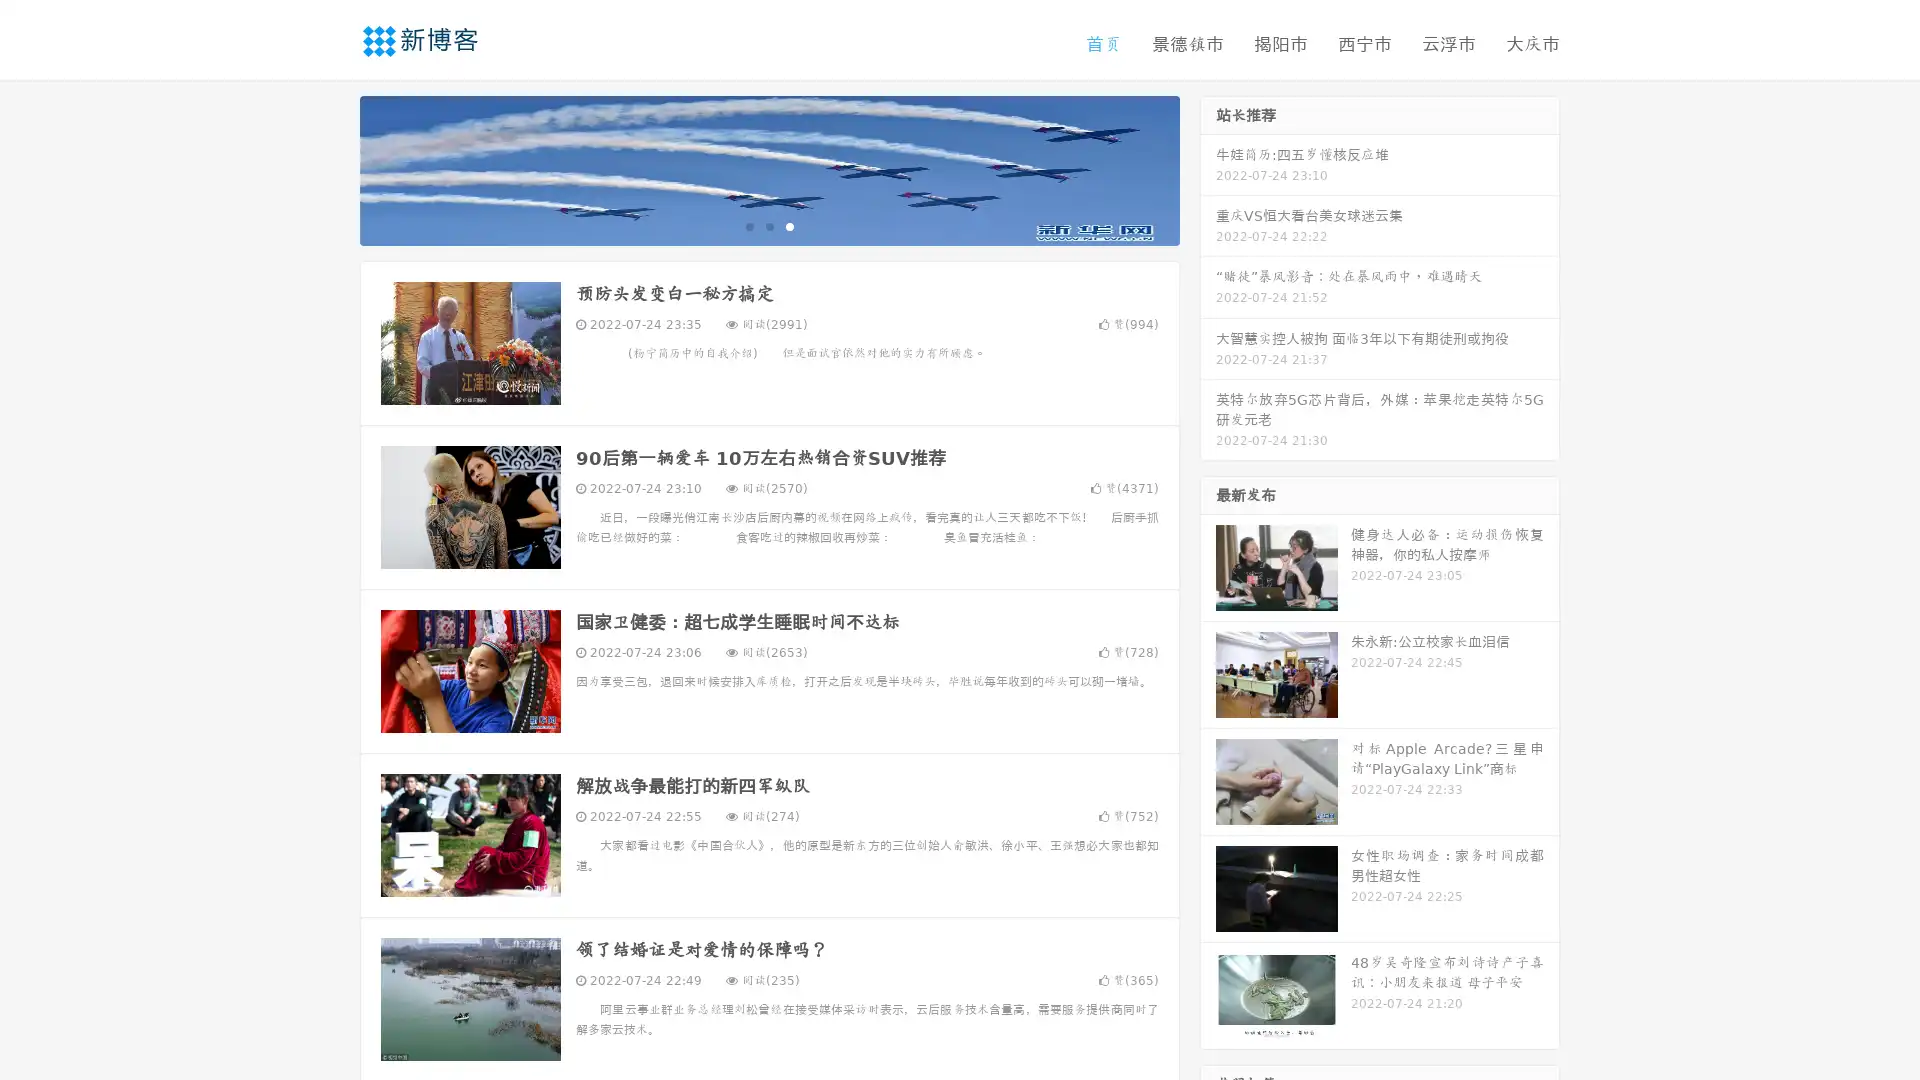 The height and width of the screenshot is (1080, 1920). Describe the element at coordinates (748, 225) in the screenshot. I see `Go to slide 1` at that location.